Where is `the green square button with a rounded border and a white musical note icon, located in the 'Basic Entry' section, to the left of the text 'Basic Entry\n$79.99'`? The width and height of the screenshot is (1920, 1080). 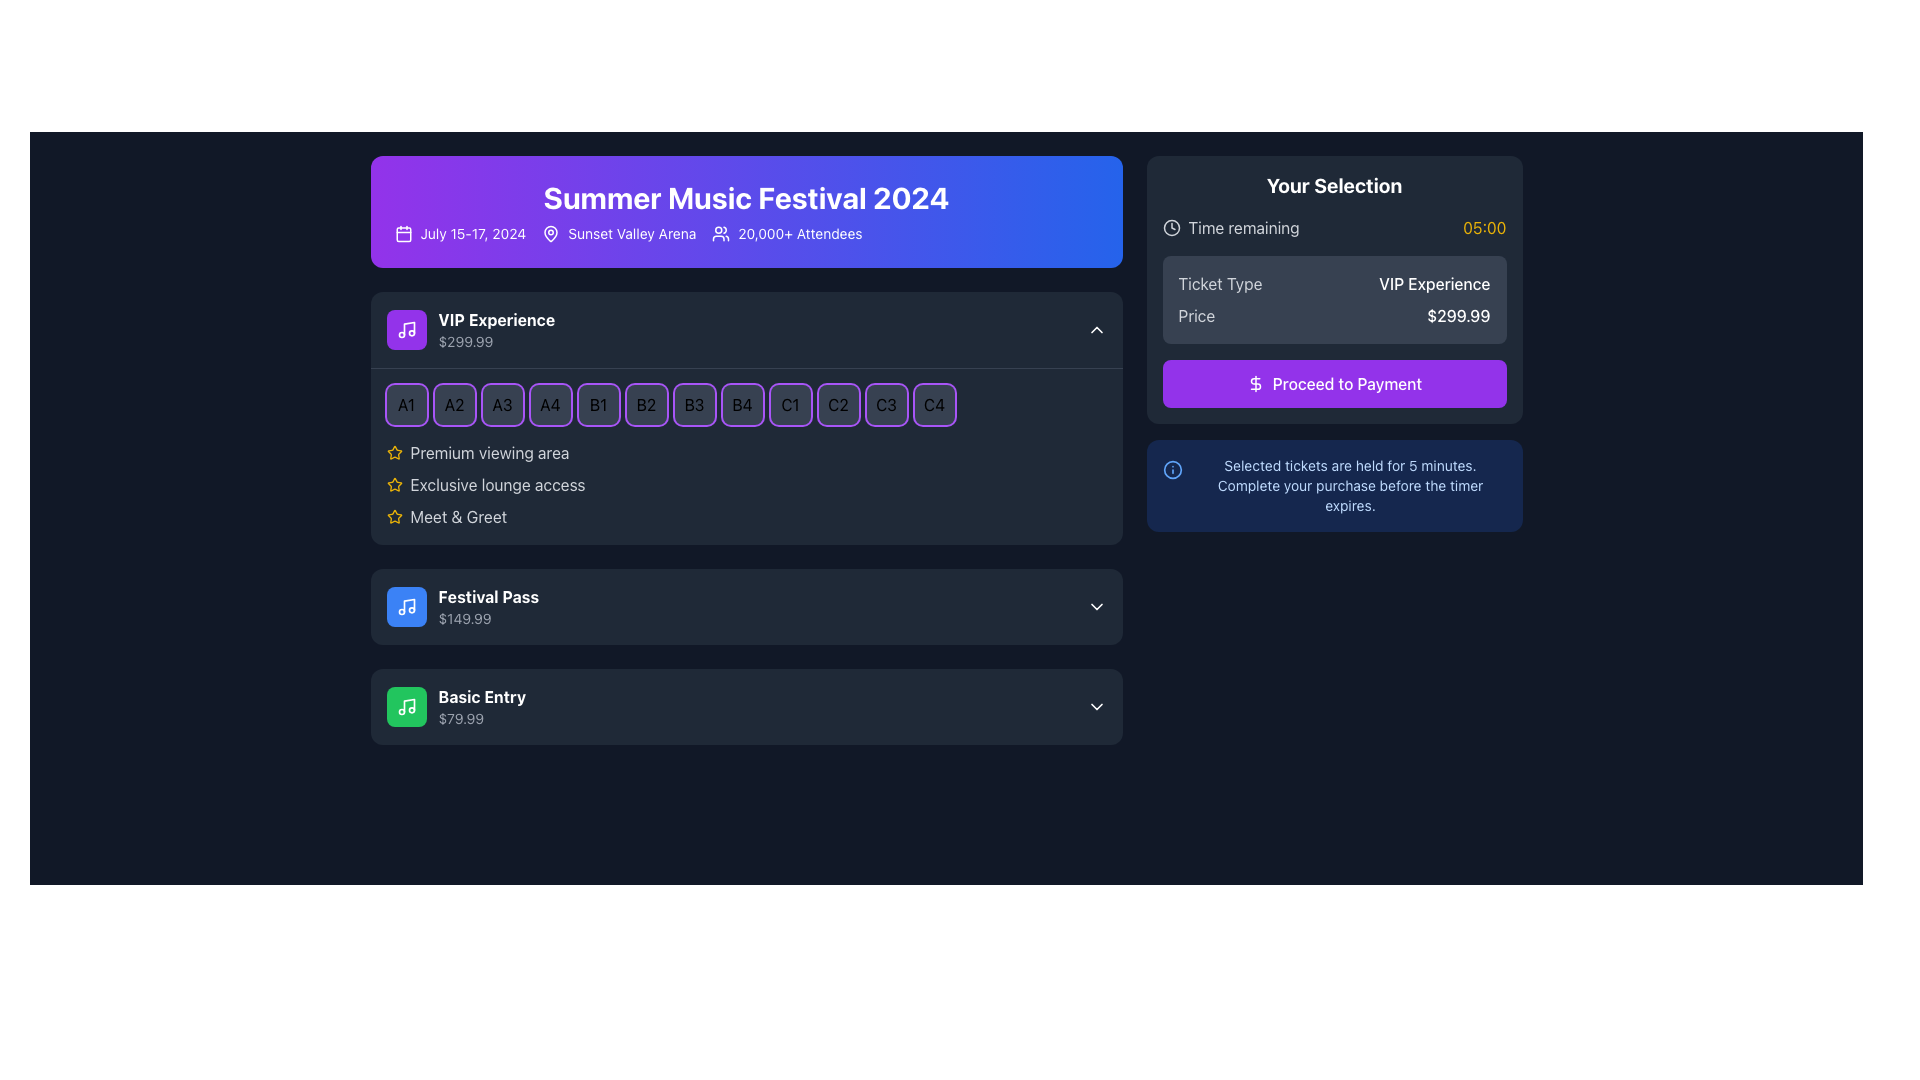
the green square button with a rounded border and a white musical note icon, located in the 'Basic Entry' section, to the left of the text 'Basic Entry\n$79.99' is located at coordinates (405, 705).